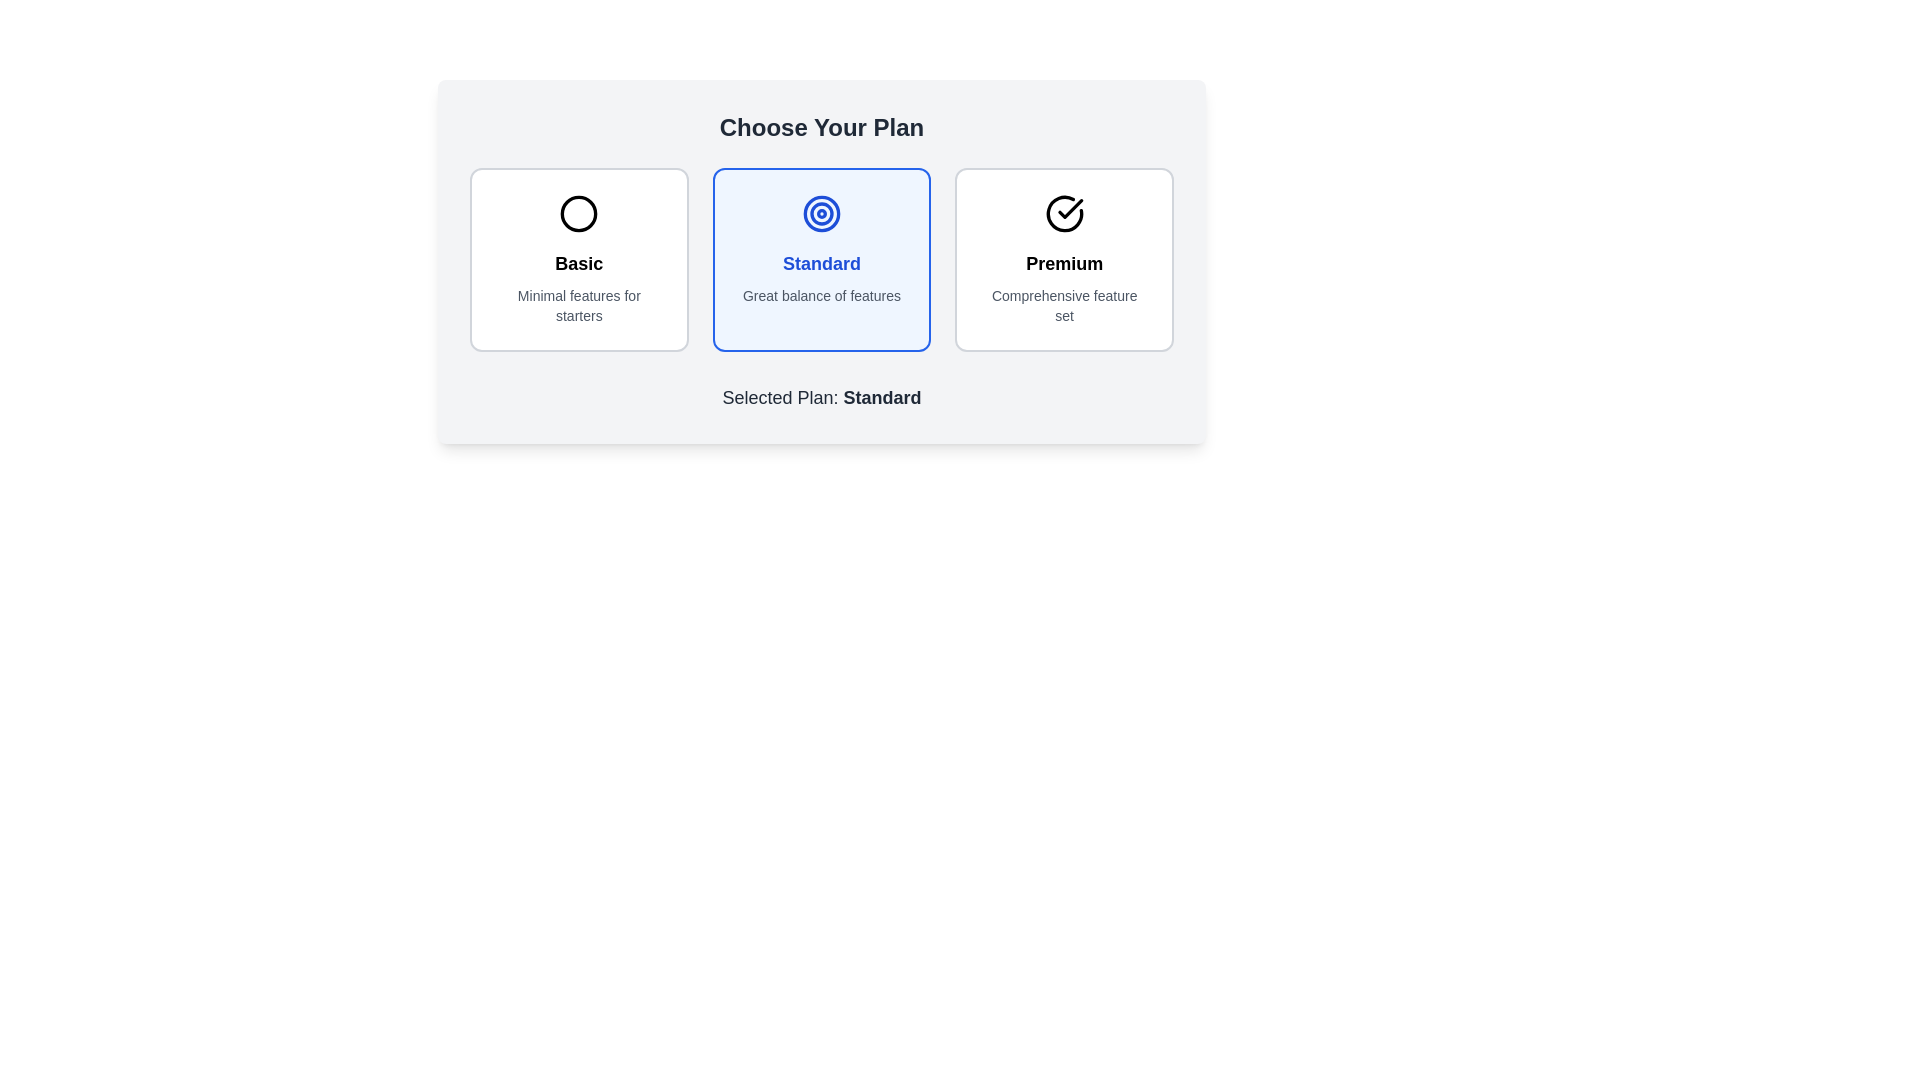  I want to click on the icon that signifies the selection or confirmation of the 'Premium' plan option, located at the top center of the 'Premium' plan section, so click(1063, 213).